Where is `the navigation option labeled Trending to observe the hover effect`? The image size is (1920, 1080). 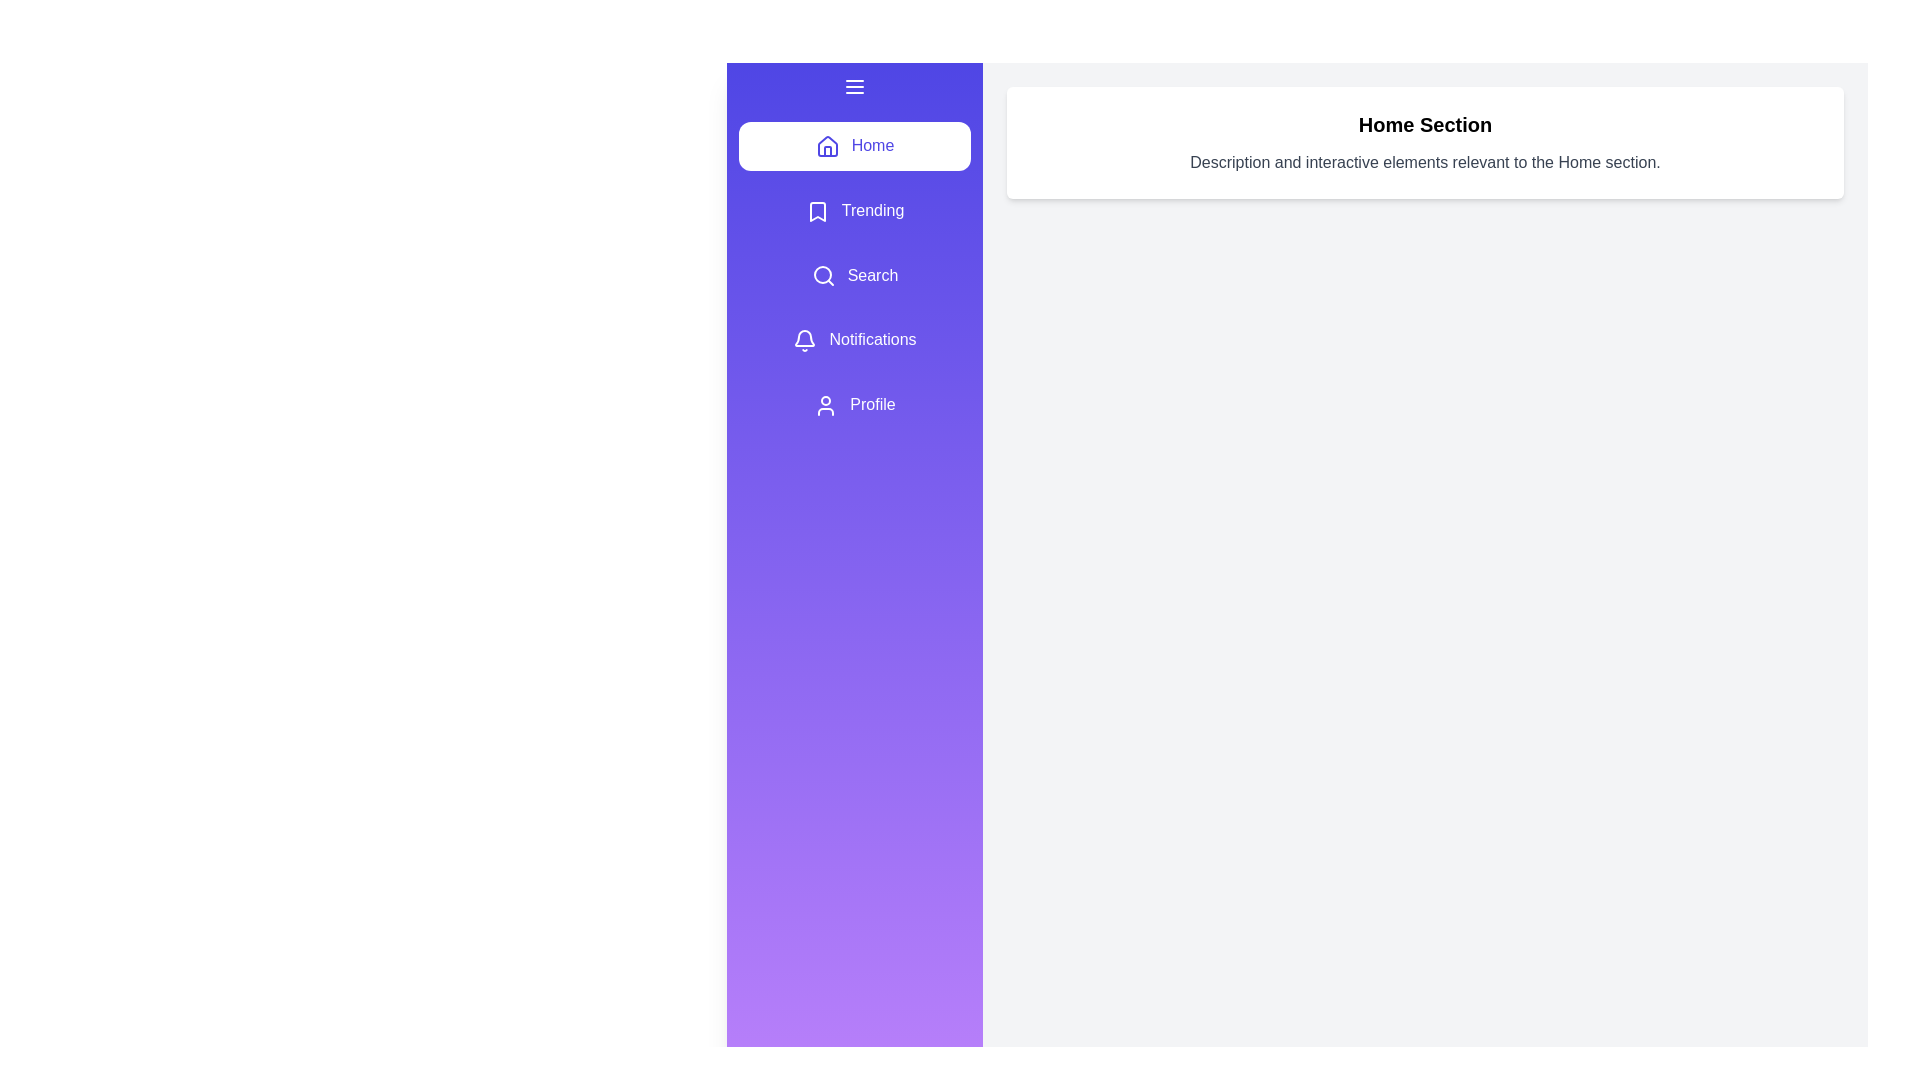
the navigation option labeled Trending to observe the hover effect is located at coordinates (854, 211).